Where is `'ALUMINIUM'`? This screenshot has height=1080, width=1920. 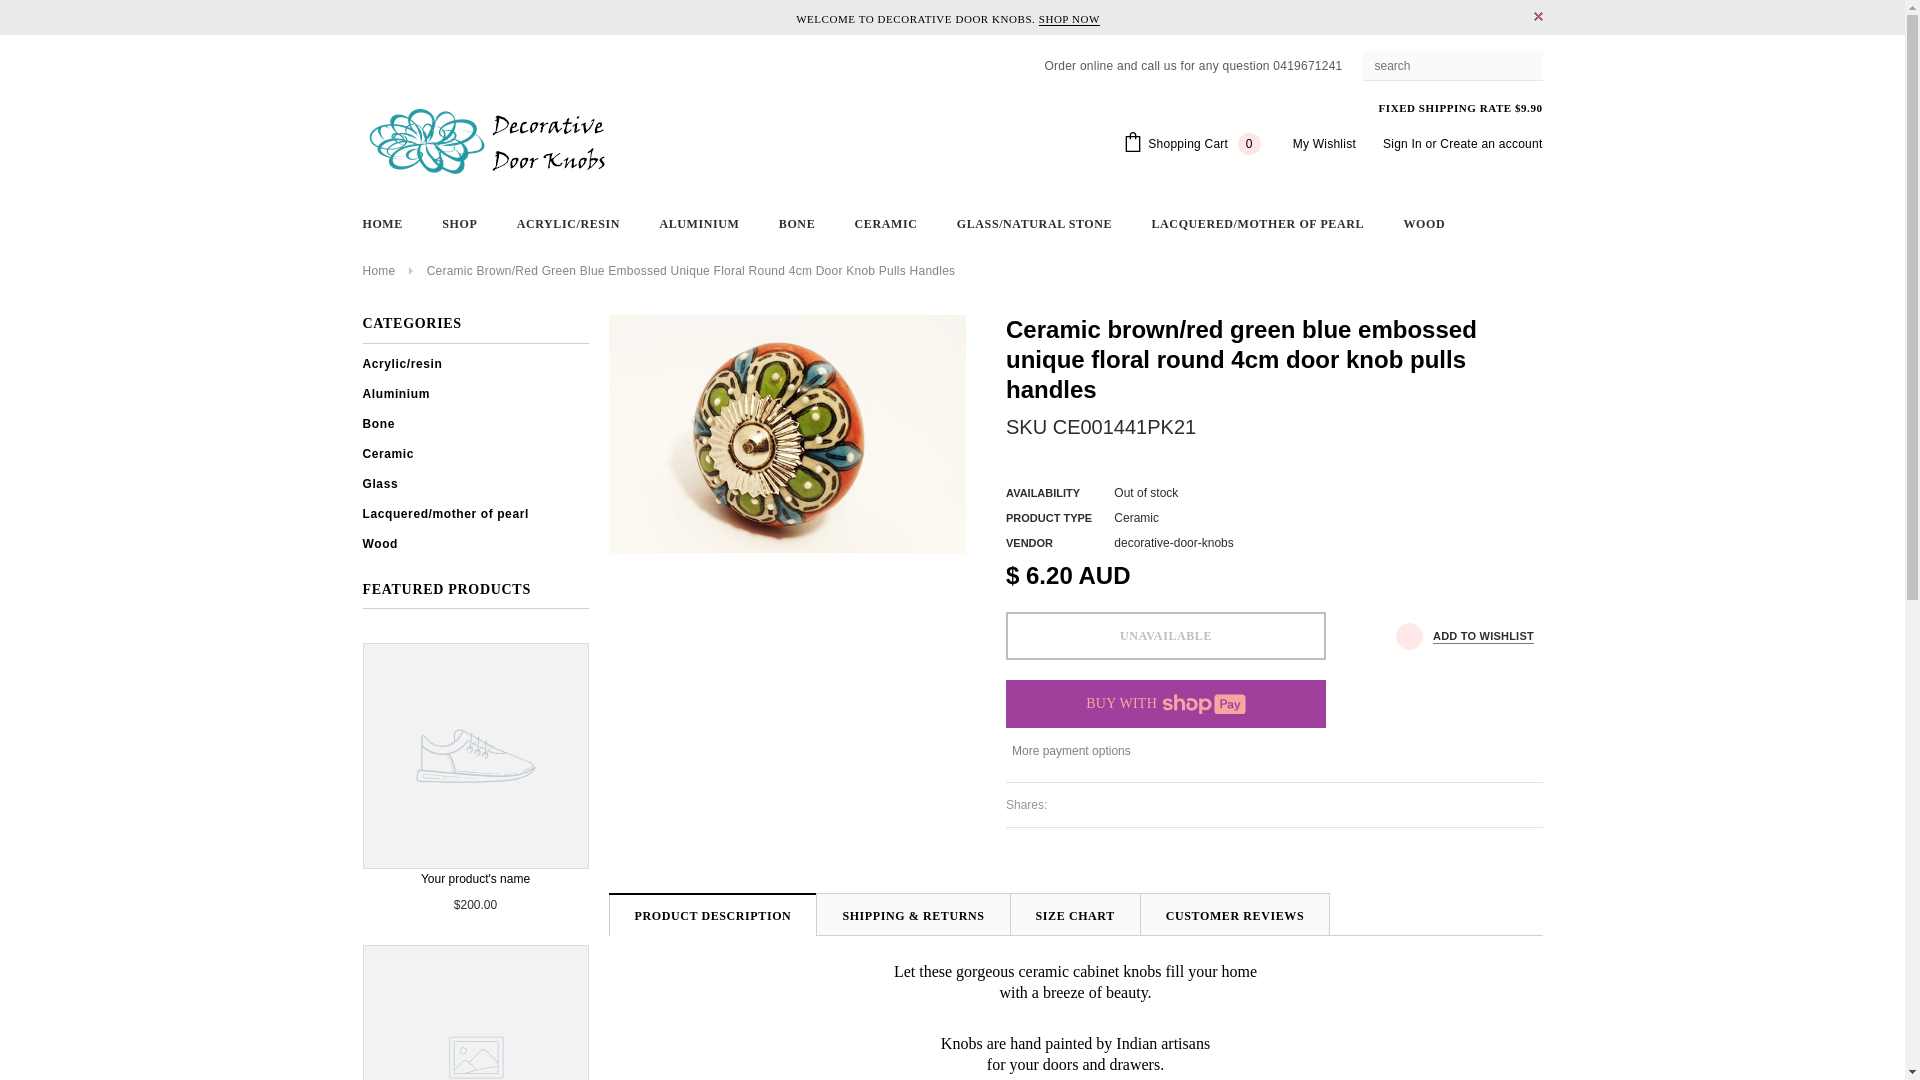 'ALUMINIUM' is located at coordinates (658, 223).